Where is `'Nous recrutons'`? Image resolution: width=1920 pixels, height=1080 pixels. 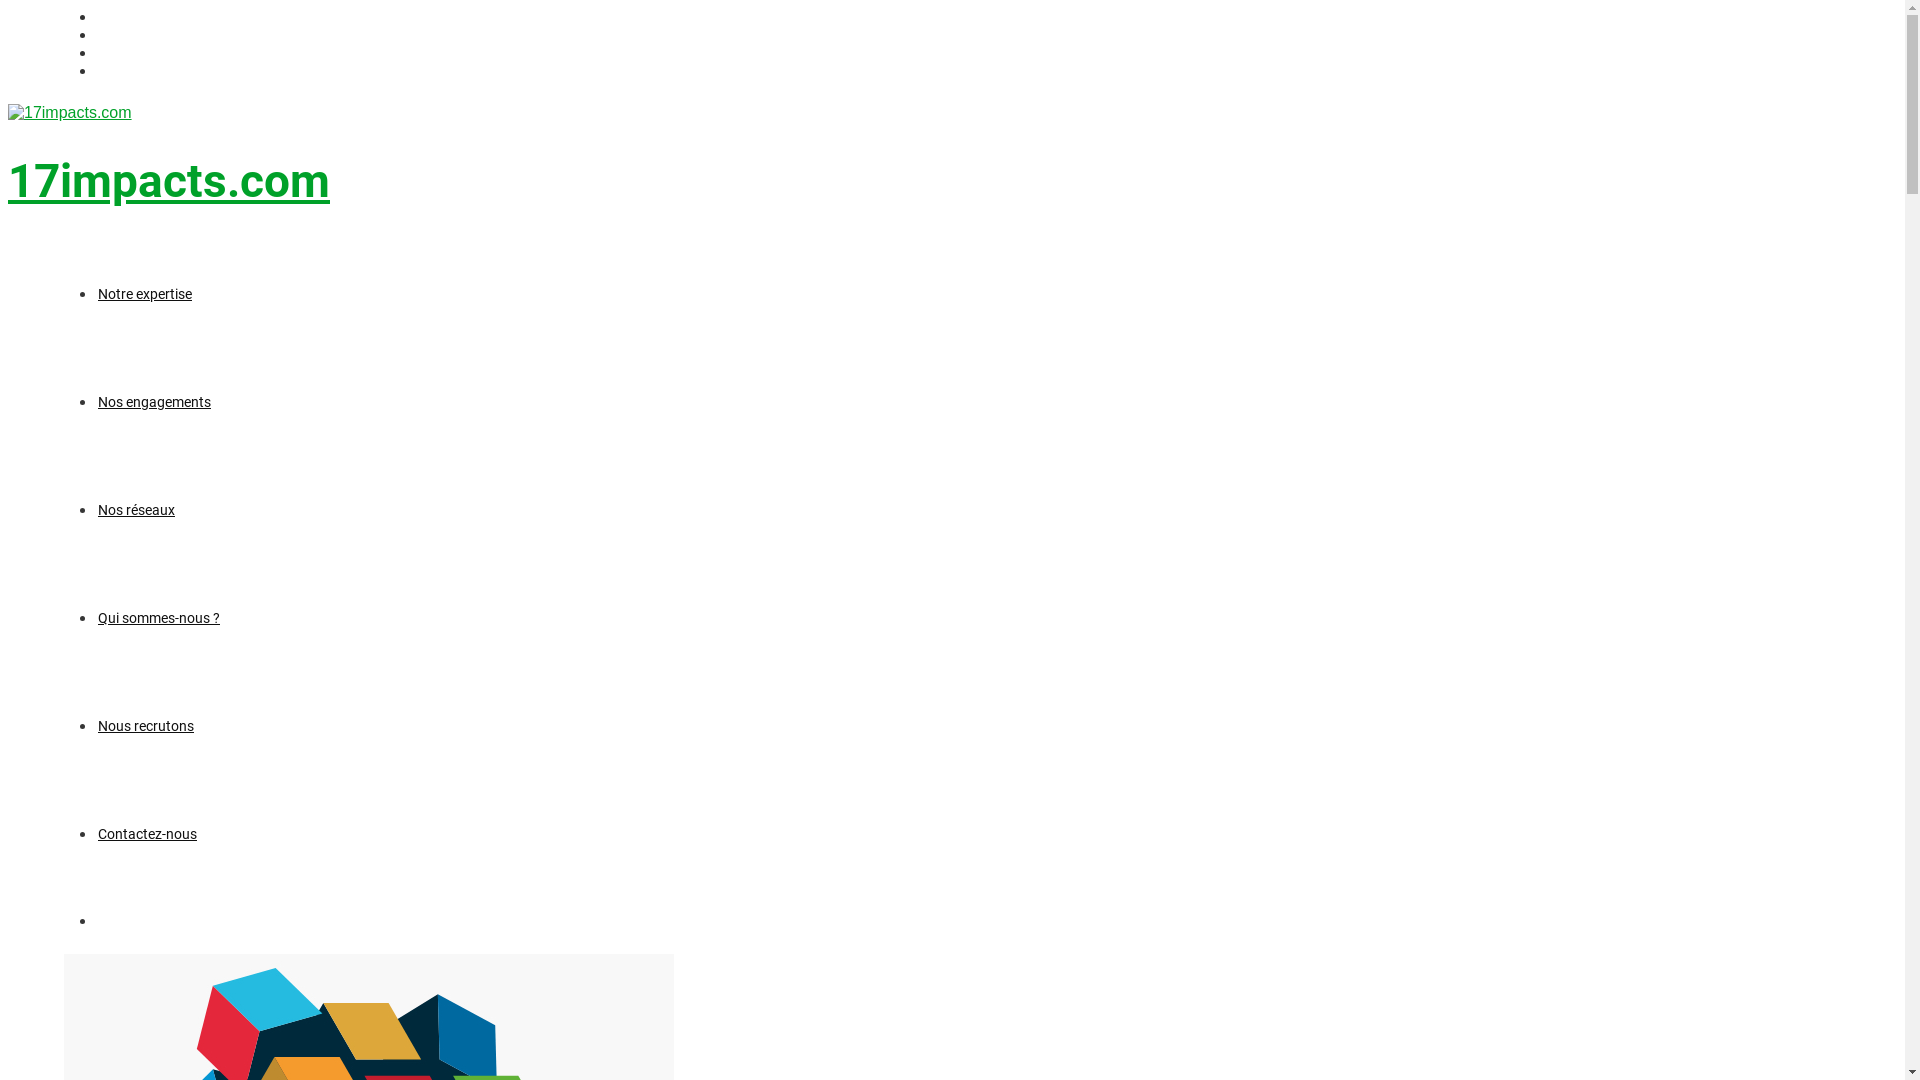 'Nous recrutons' is located at coordinates (96, 725).